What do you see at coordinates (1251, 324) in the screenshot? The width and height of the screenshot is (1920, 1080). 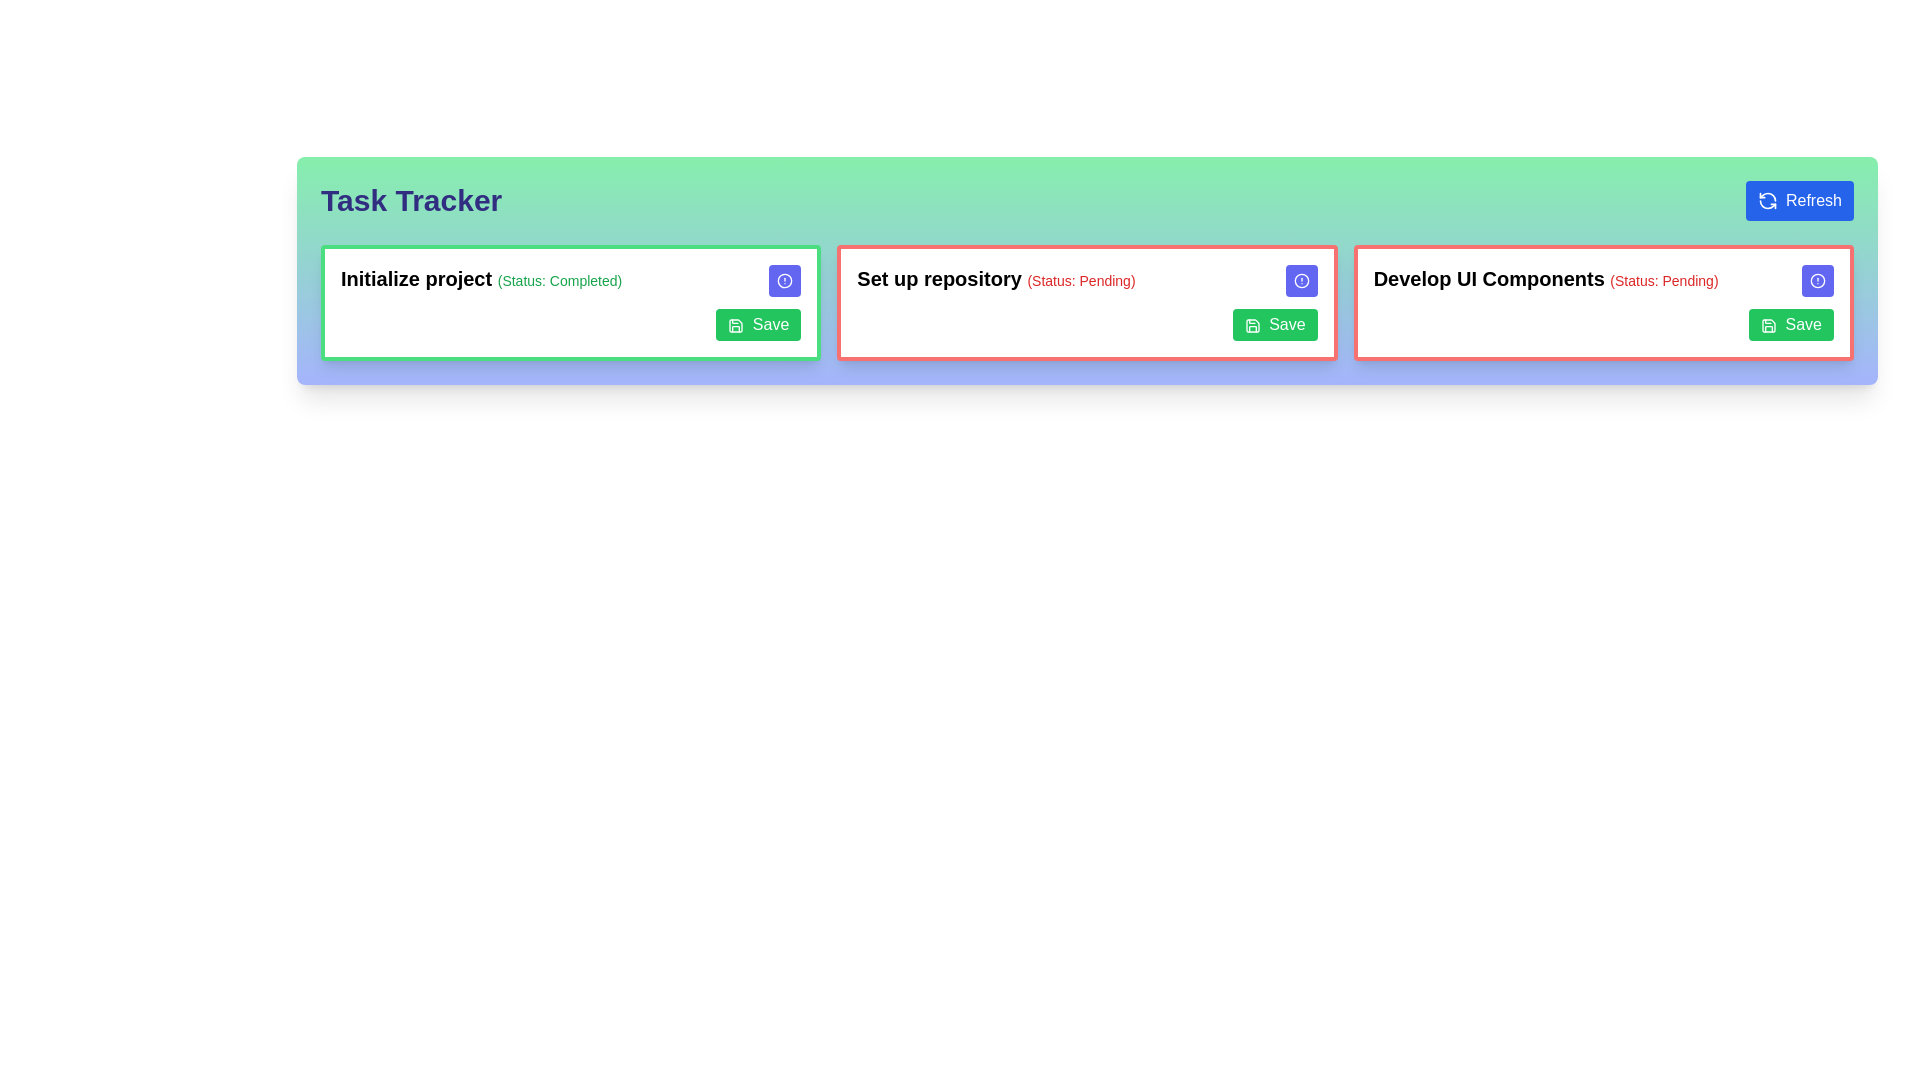 I see `the save button, which is a green button labeled 'Save' featuring a floppy disk icon, located in the second task card titled 'Set up repository (Status: Pending)'` at bounding box center [1251, 324].